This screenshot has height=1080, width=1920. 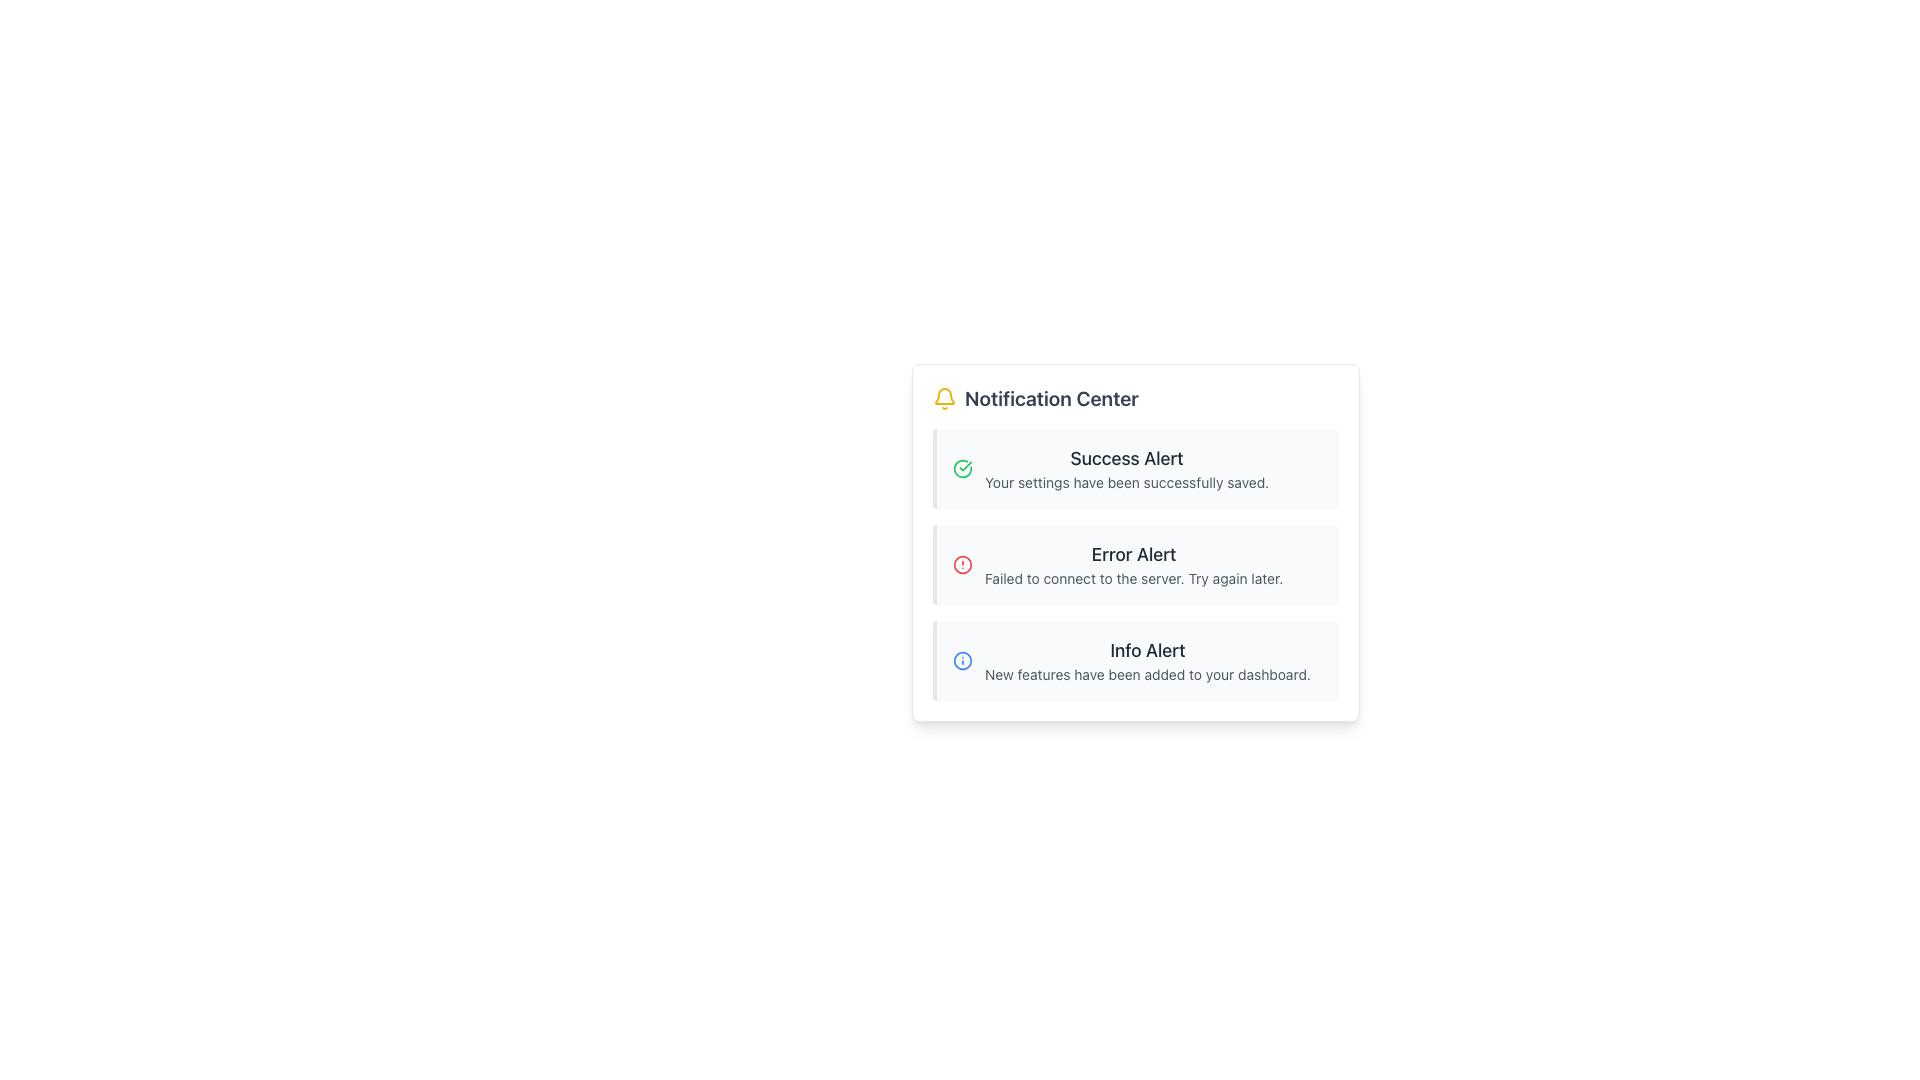 I want to click on notification text from the Notification box displaying 'Error Alert' with a gray background and red left border, which contains the message 'Failed to connect to the server. Try again later.', so click(x=1136, y=564).